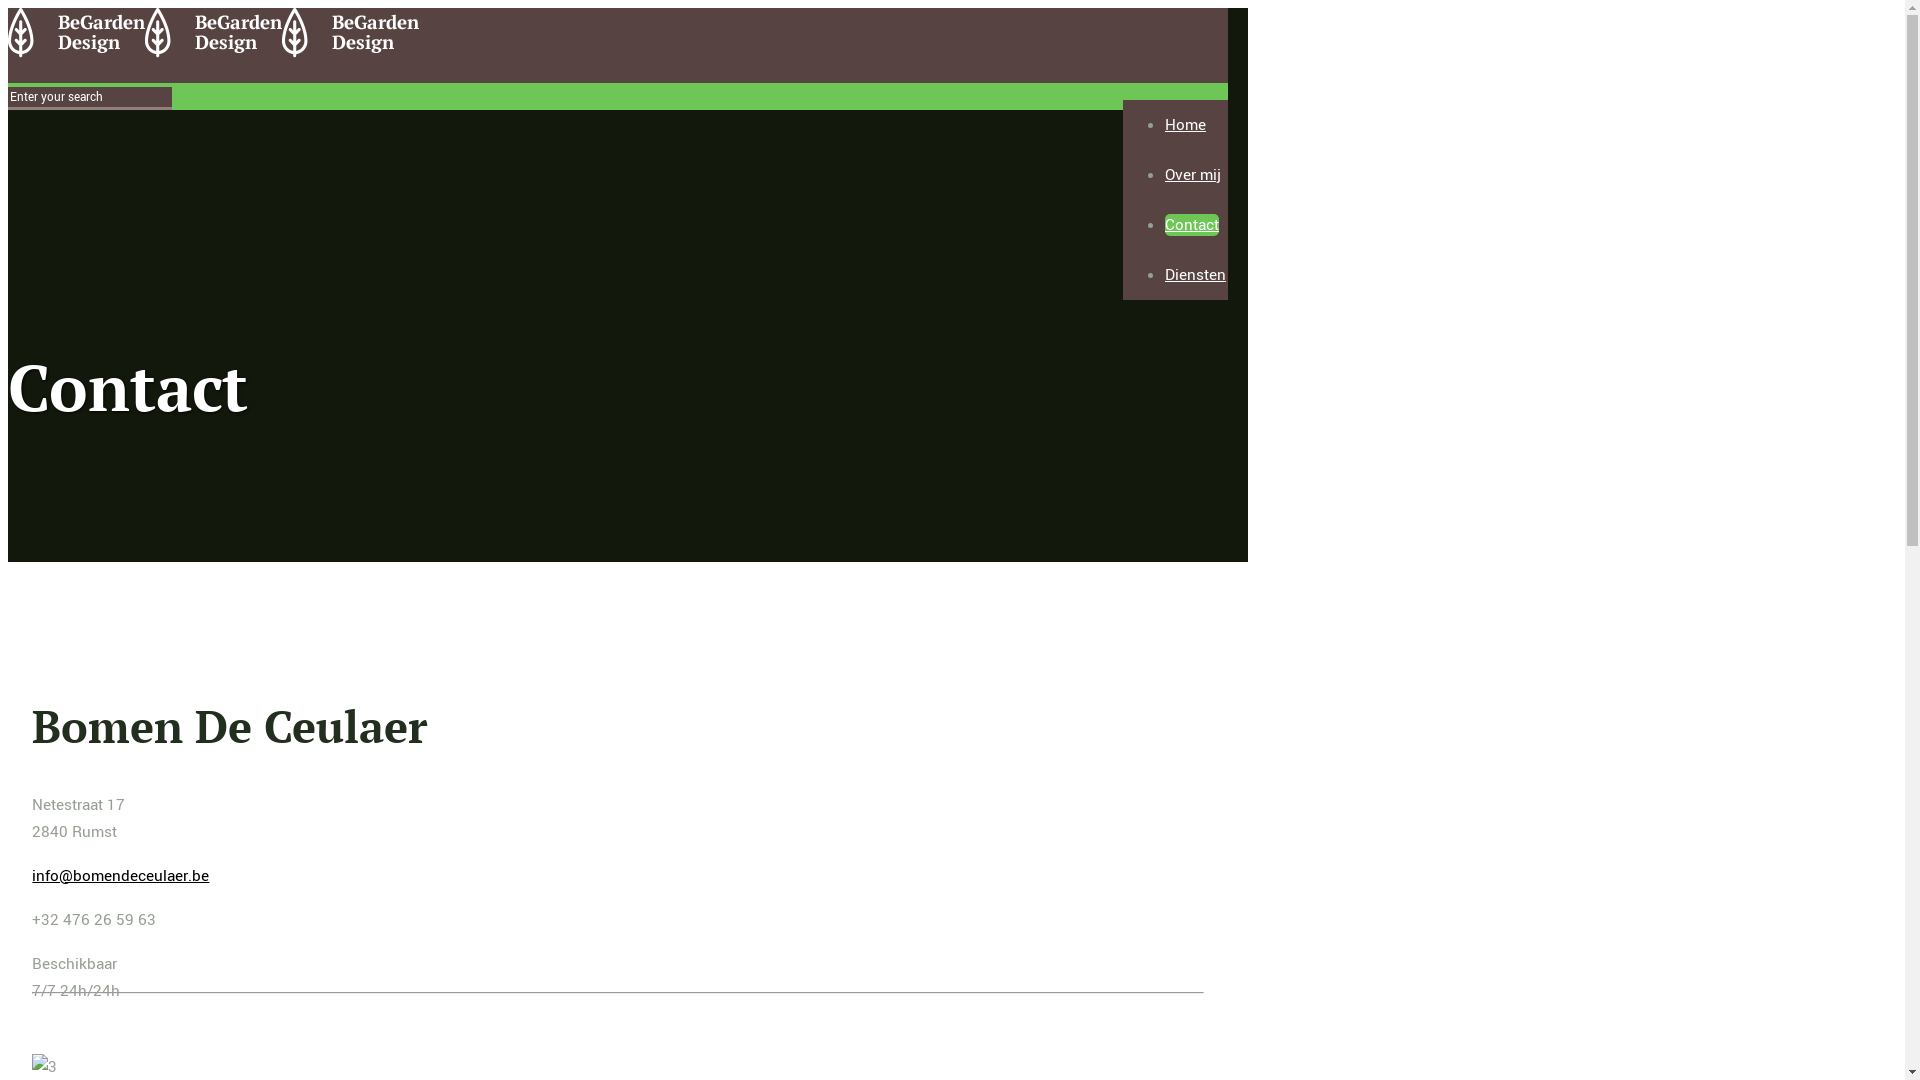  What do you see at coordinates (1165, 173) in the screenshot?
I see `'Over mij'` at bounding box center [1165, 173].